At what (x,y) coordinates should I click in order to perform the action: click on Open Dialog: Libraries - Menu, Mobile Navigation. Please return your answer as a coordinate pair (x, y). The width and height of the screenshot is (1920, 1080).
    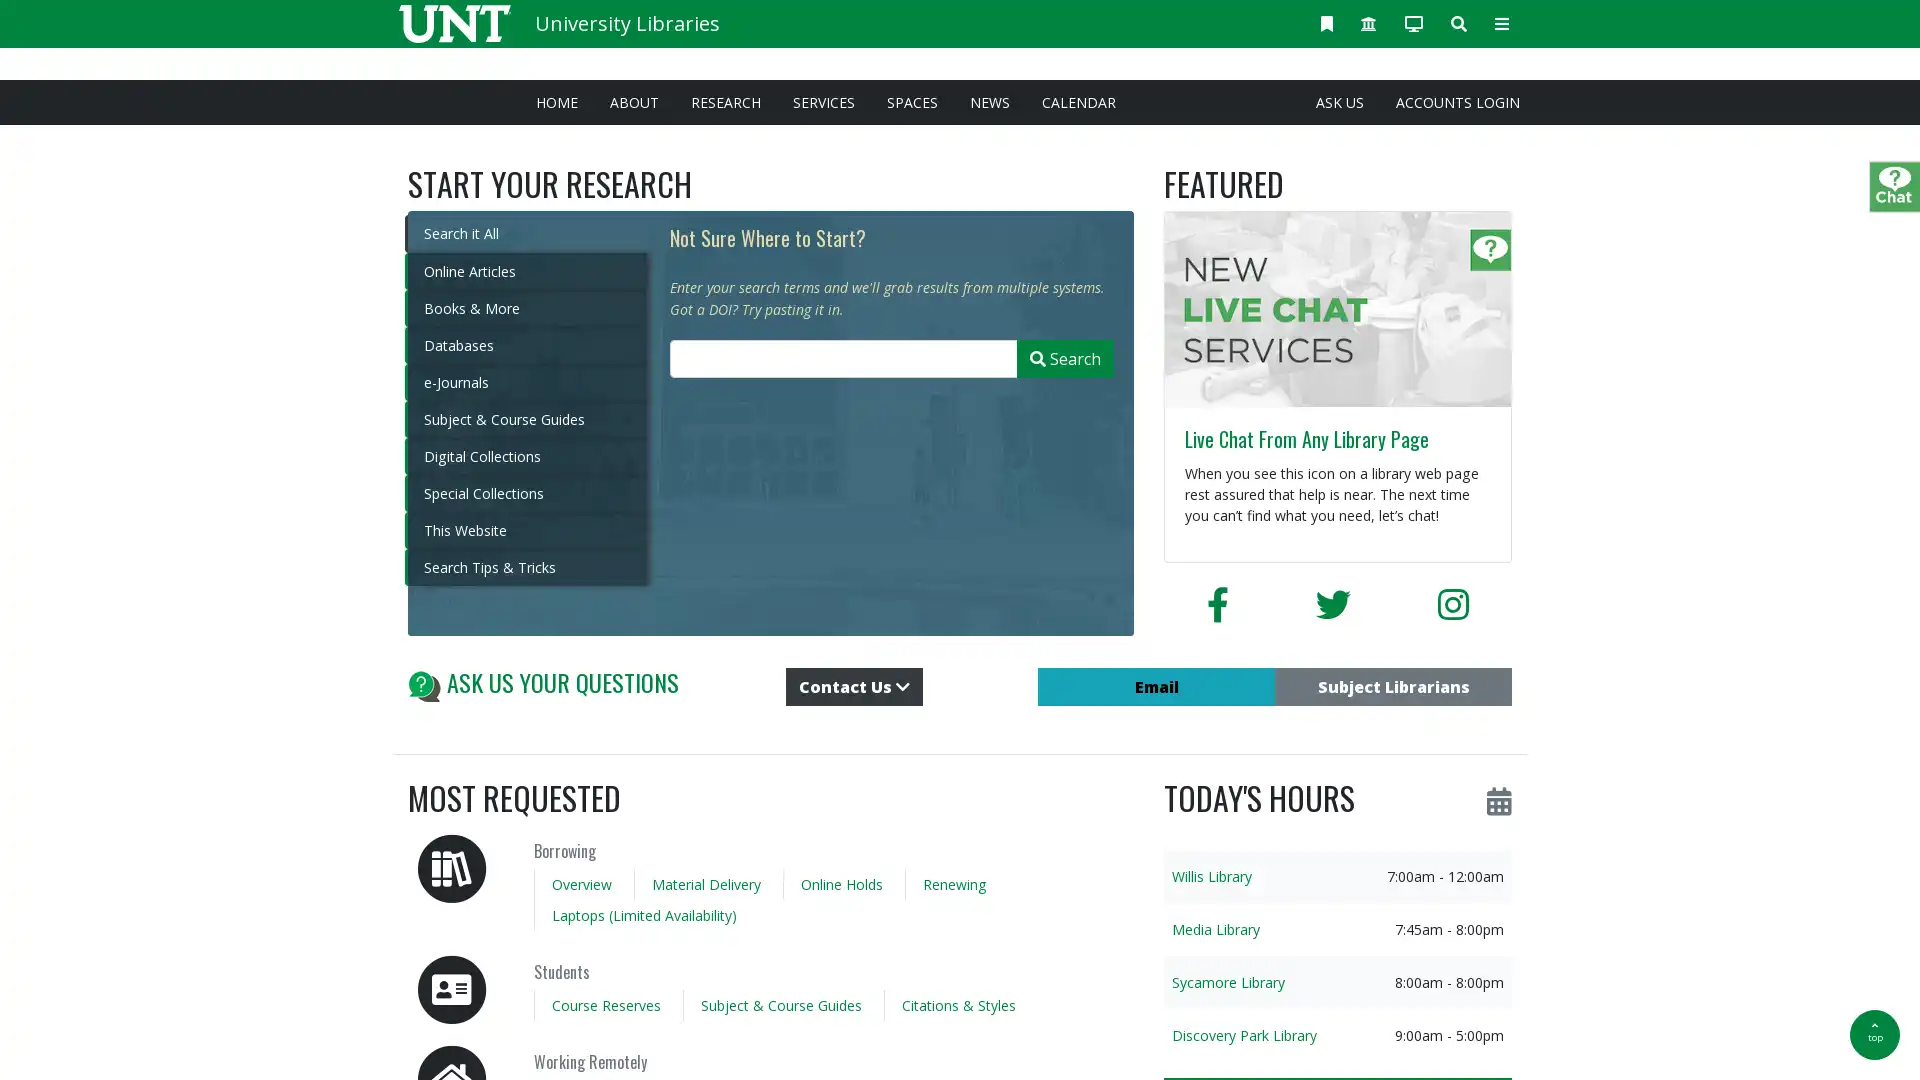
    Looking at the image, I should click on (1502, 23).